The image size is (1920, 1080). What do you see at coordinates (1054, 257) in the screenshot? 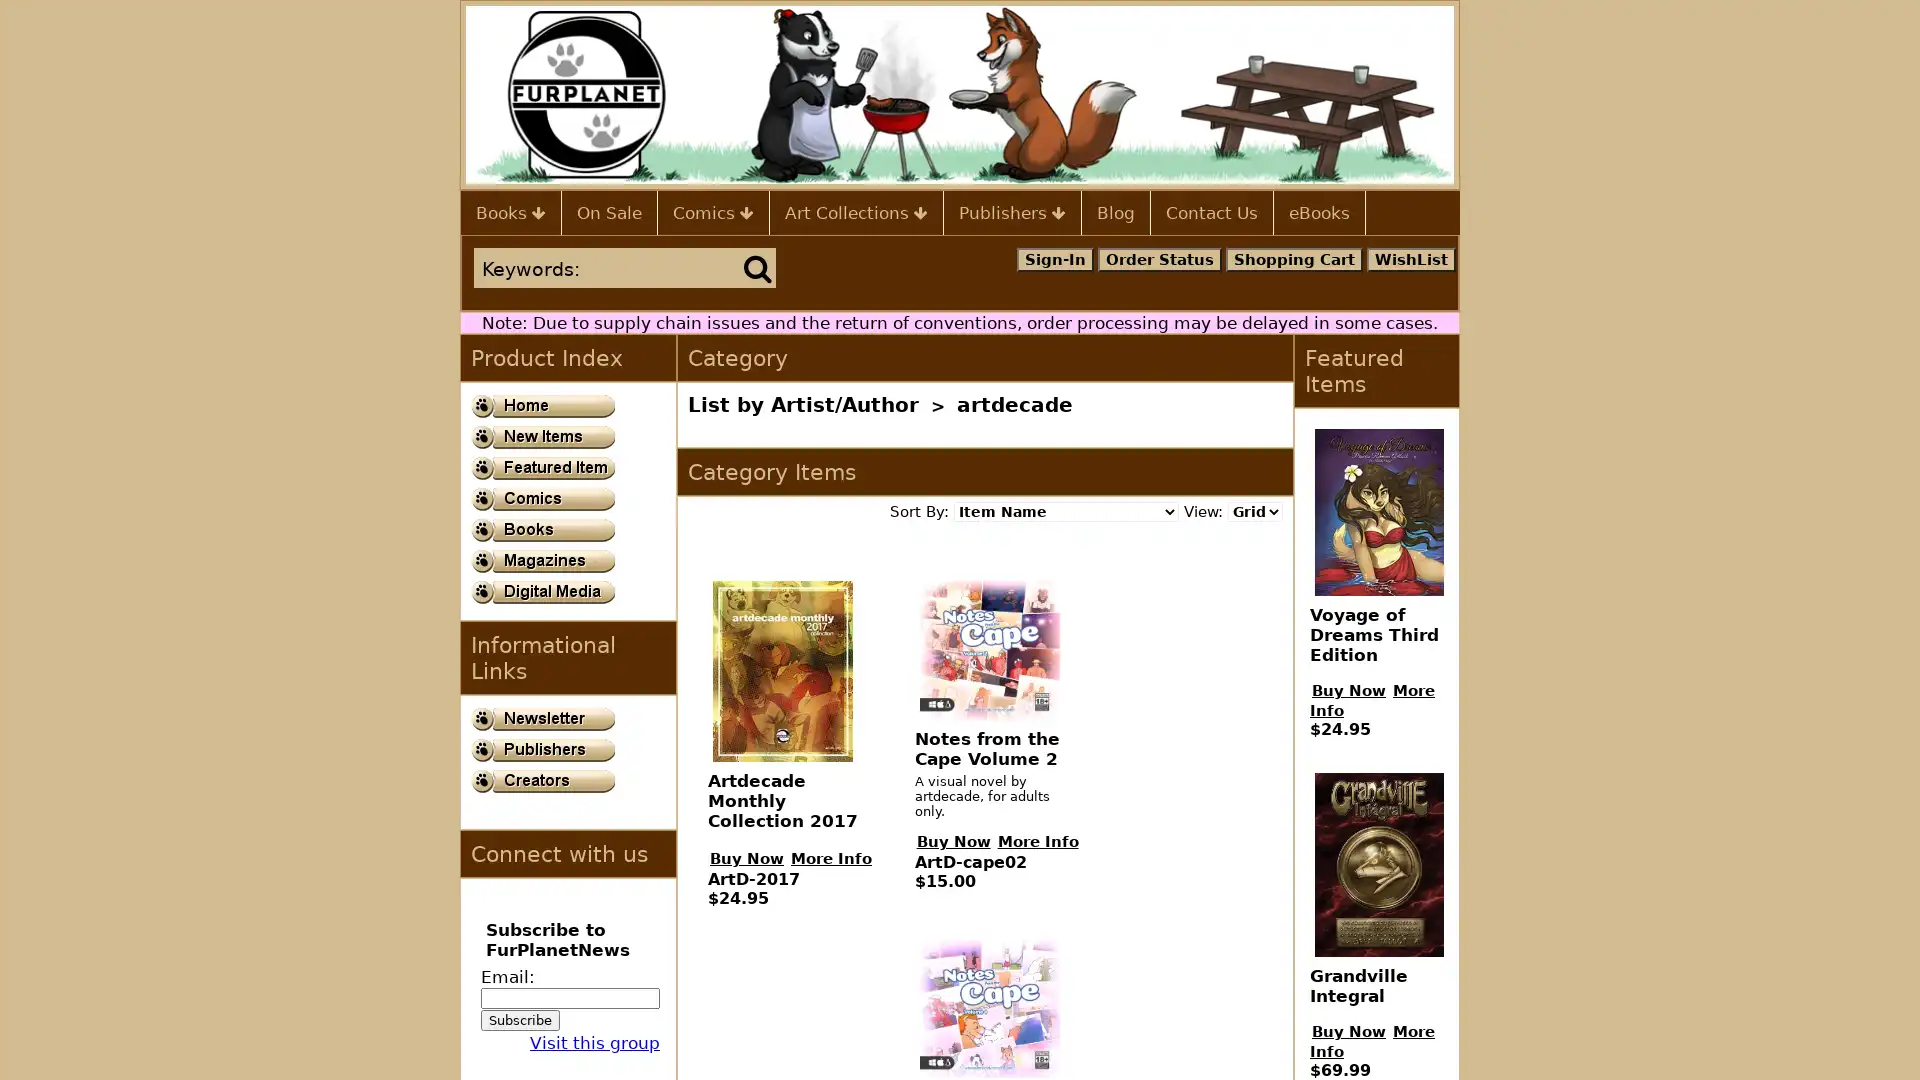
I see `Sign-In` at bounding box center [1054, 257].